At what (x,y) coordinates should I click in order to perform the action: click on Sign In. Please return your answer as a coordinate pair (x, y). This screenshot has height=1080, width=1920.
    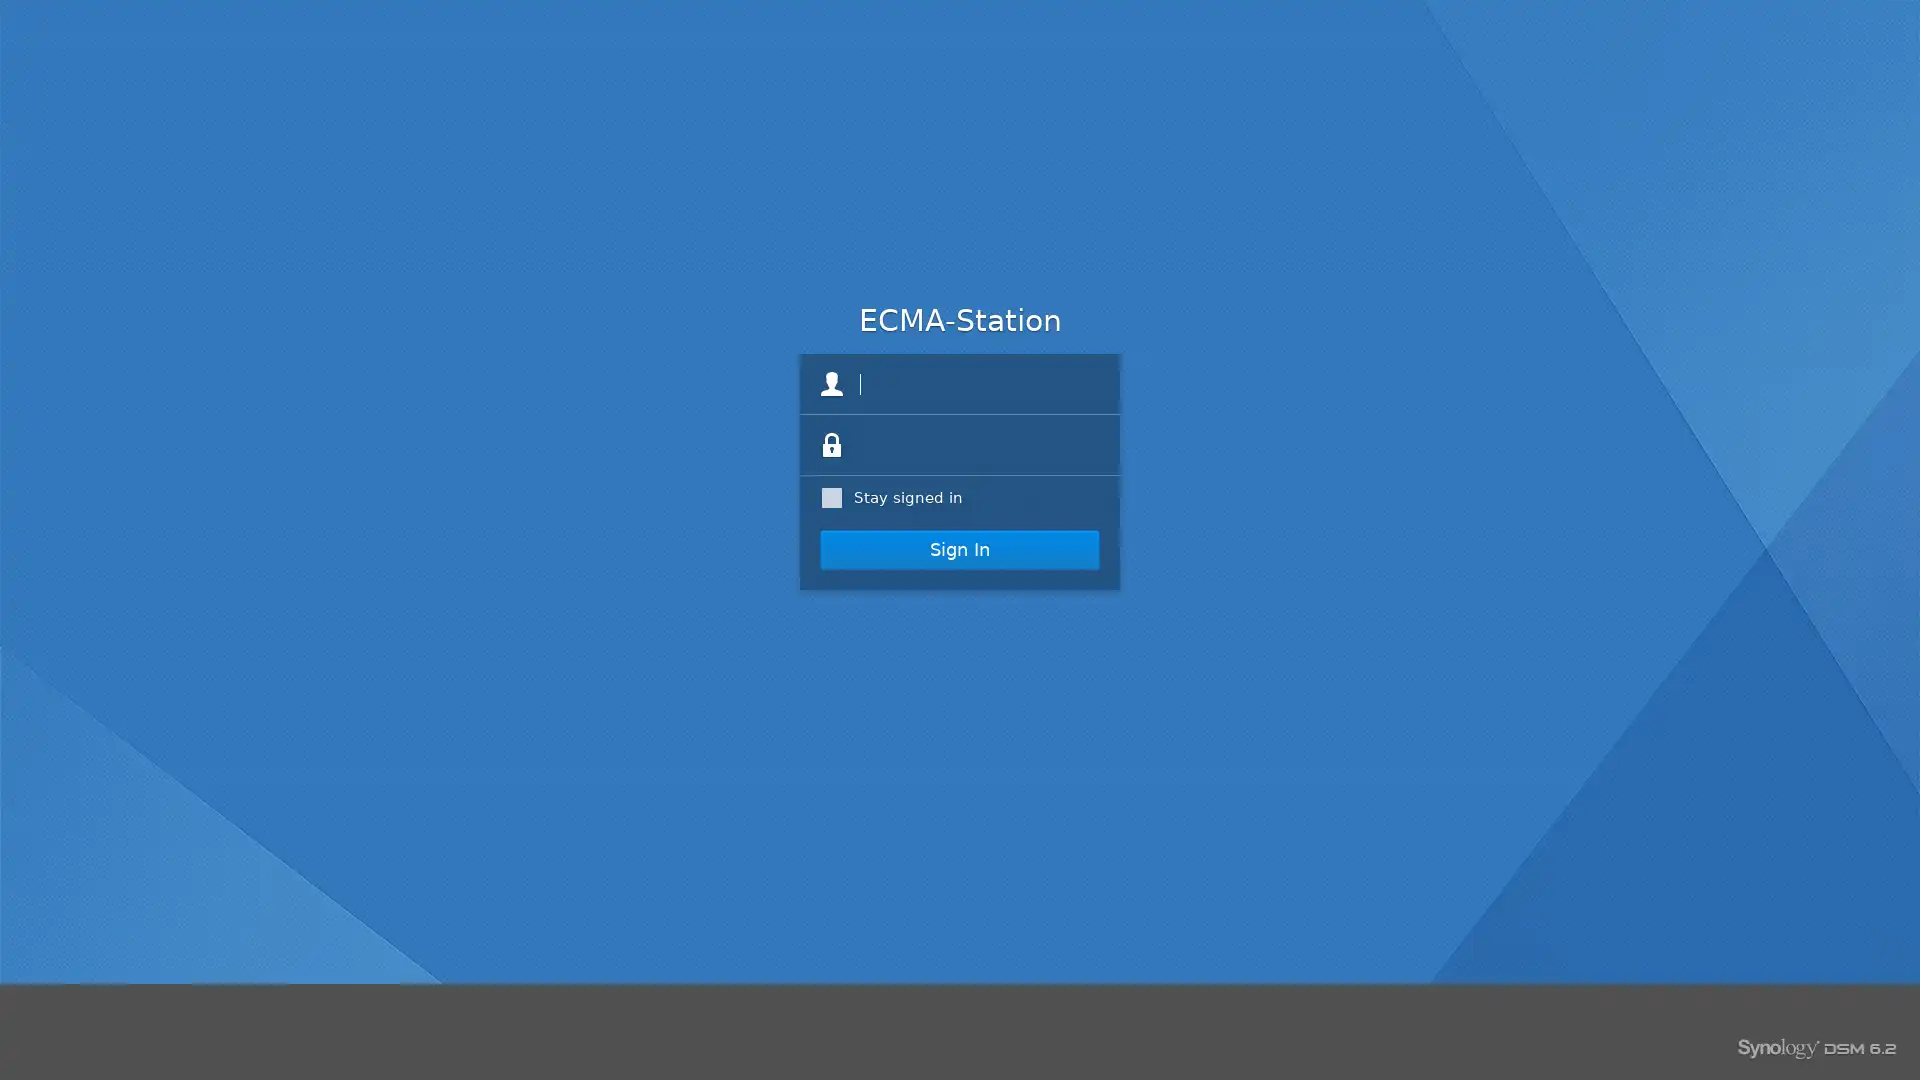
    Looking at the image, I should click on (960, 550).